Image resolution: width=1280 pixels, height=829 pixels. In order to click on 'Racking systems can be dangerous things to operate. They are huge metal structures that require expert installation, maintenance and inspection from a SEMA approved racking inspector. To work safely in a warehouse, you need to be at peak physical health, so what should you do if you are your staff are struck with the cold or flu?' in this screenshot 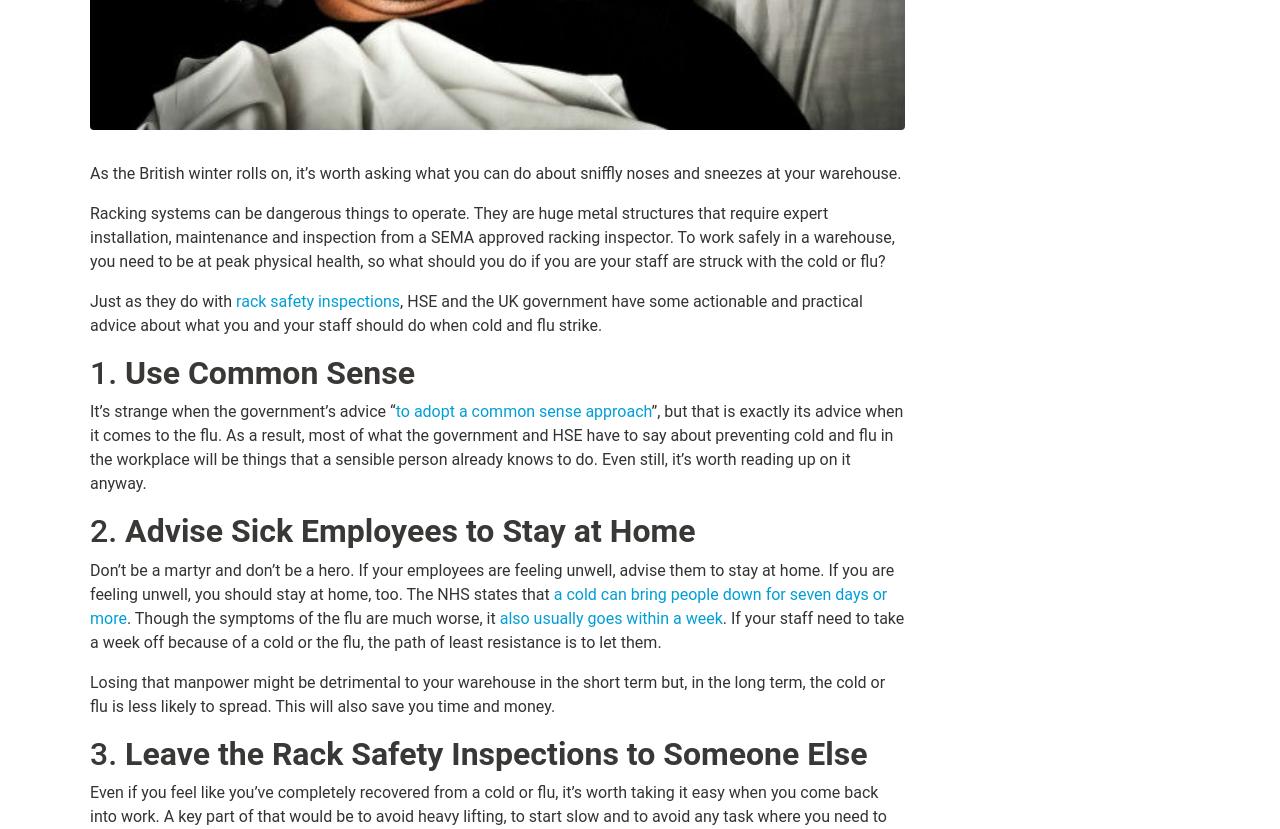, I will do `click(492, 237)`.